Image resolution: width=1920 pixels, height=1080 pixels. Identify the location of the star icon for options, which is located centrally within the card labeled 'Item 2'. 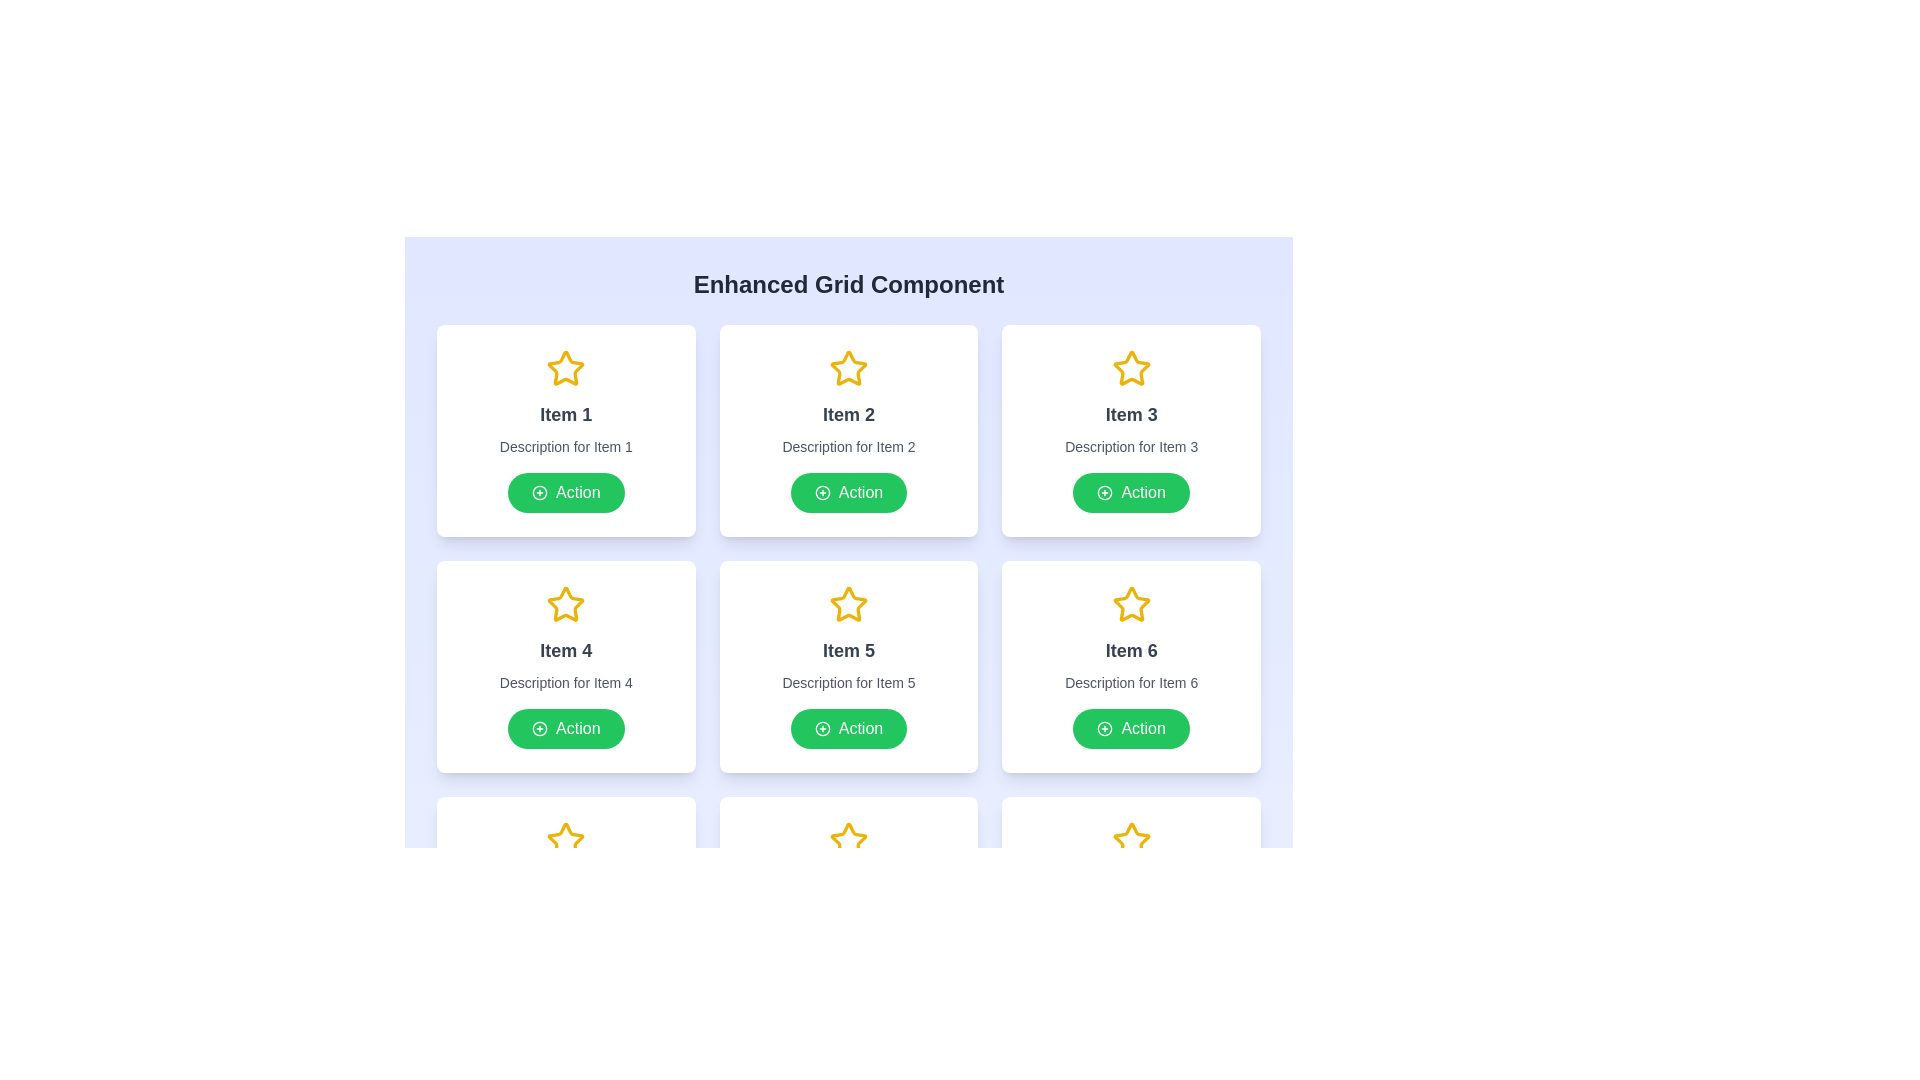
(849, 368).